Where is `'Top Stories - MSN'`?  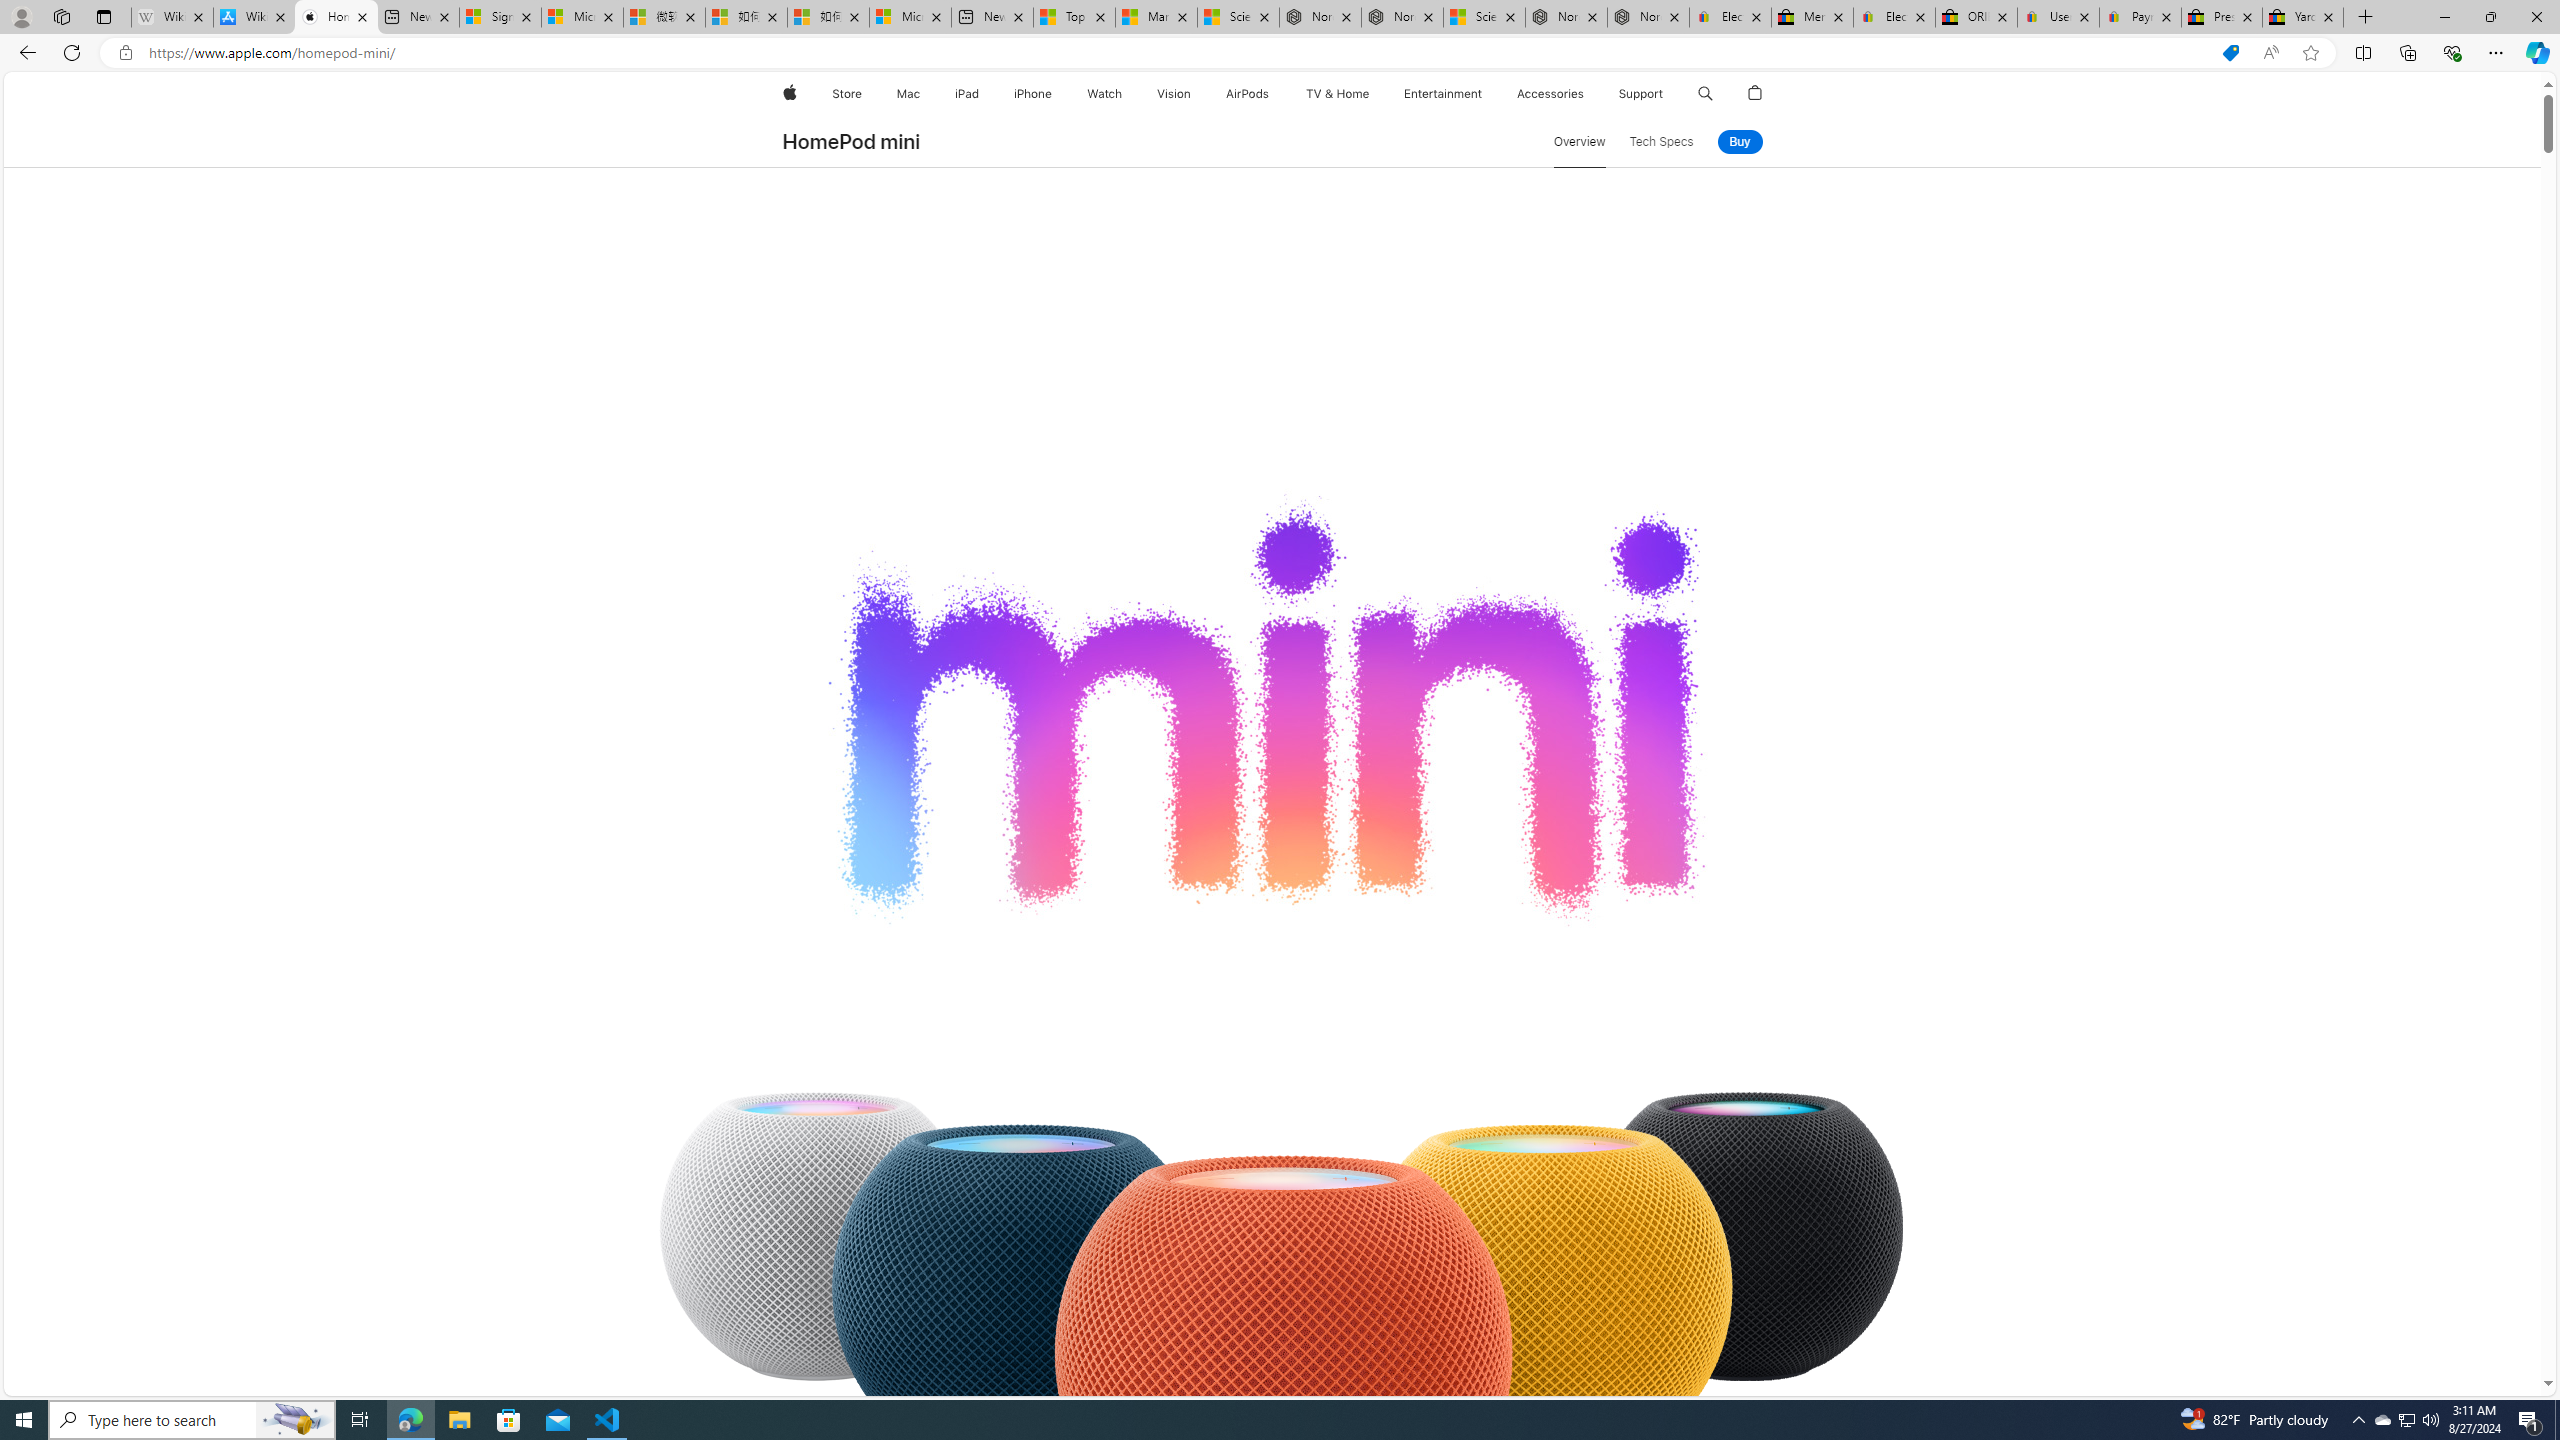
'Top Stories - MSN' is located at coordinates (1072, 16).